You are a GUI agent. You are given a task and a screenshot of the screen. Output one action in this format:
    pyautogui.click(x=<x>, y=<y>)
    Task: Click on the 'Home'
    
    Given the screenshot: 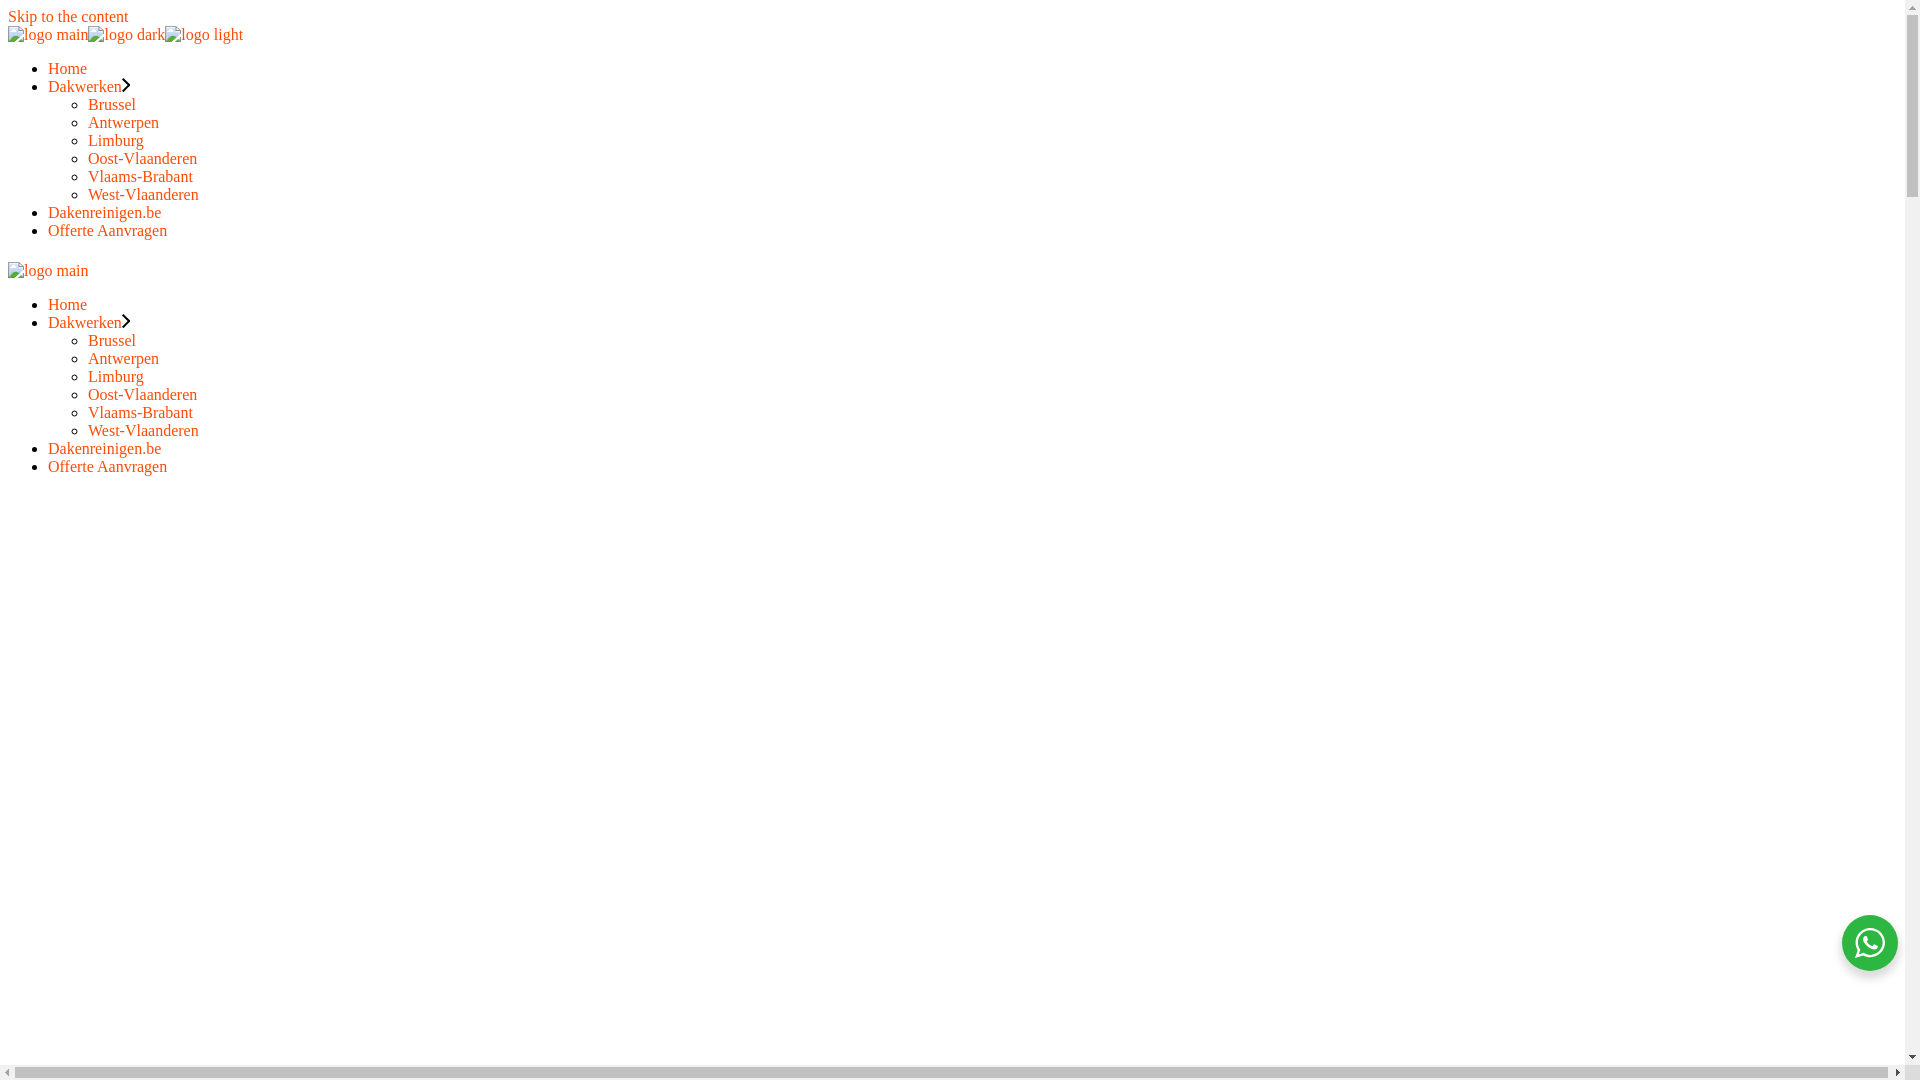 What is the action you would take?
    pyautogui.click(x=67, y=304)
    